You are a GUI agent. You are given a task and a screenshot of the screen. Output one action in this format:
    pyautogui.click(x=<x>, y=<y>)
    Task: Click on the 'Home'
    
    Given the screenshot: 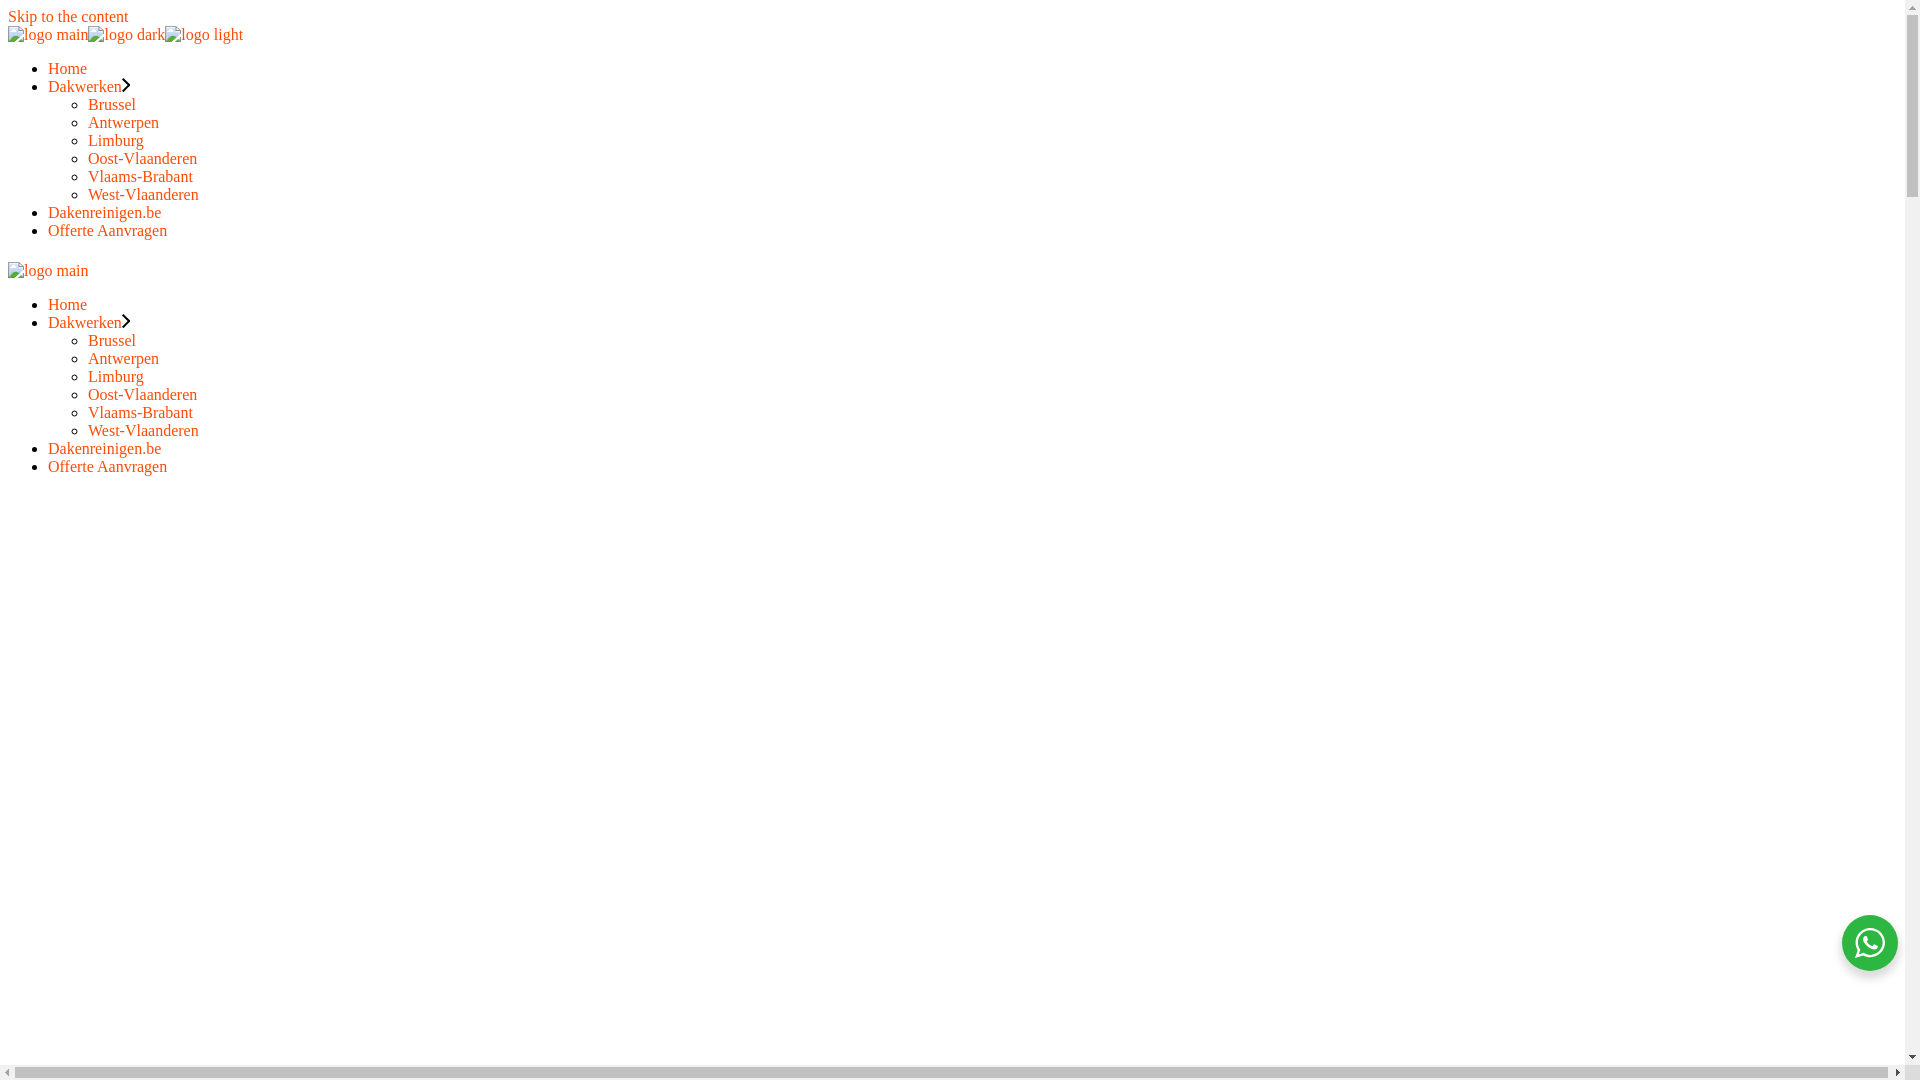 What is the action you would take?
    pyautogui.click(x=67, y=304)
    